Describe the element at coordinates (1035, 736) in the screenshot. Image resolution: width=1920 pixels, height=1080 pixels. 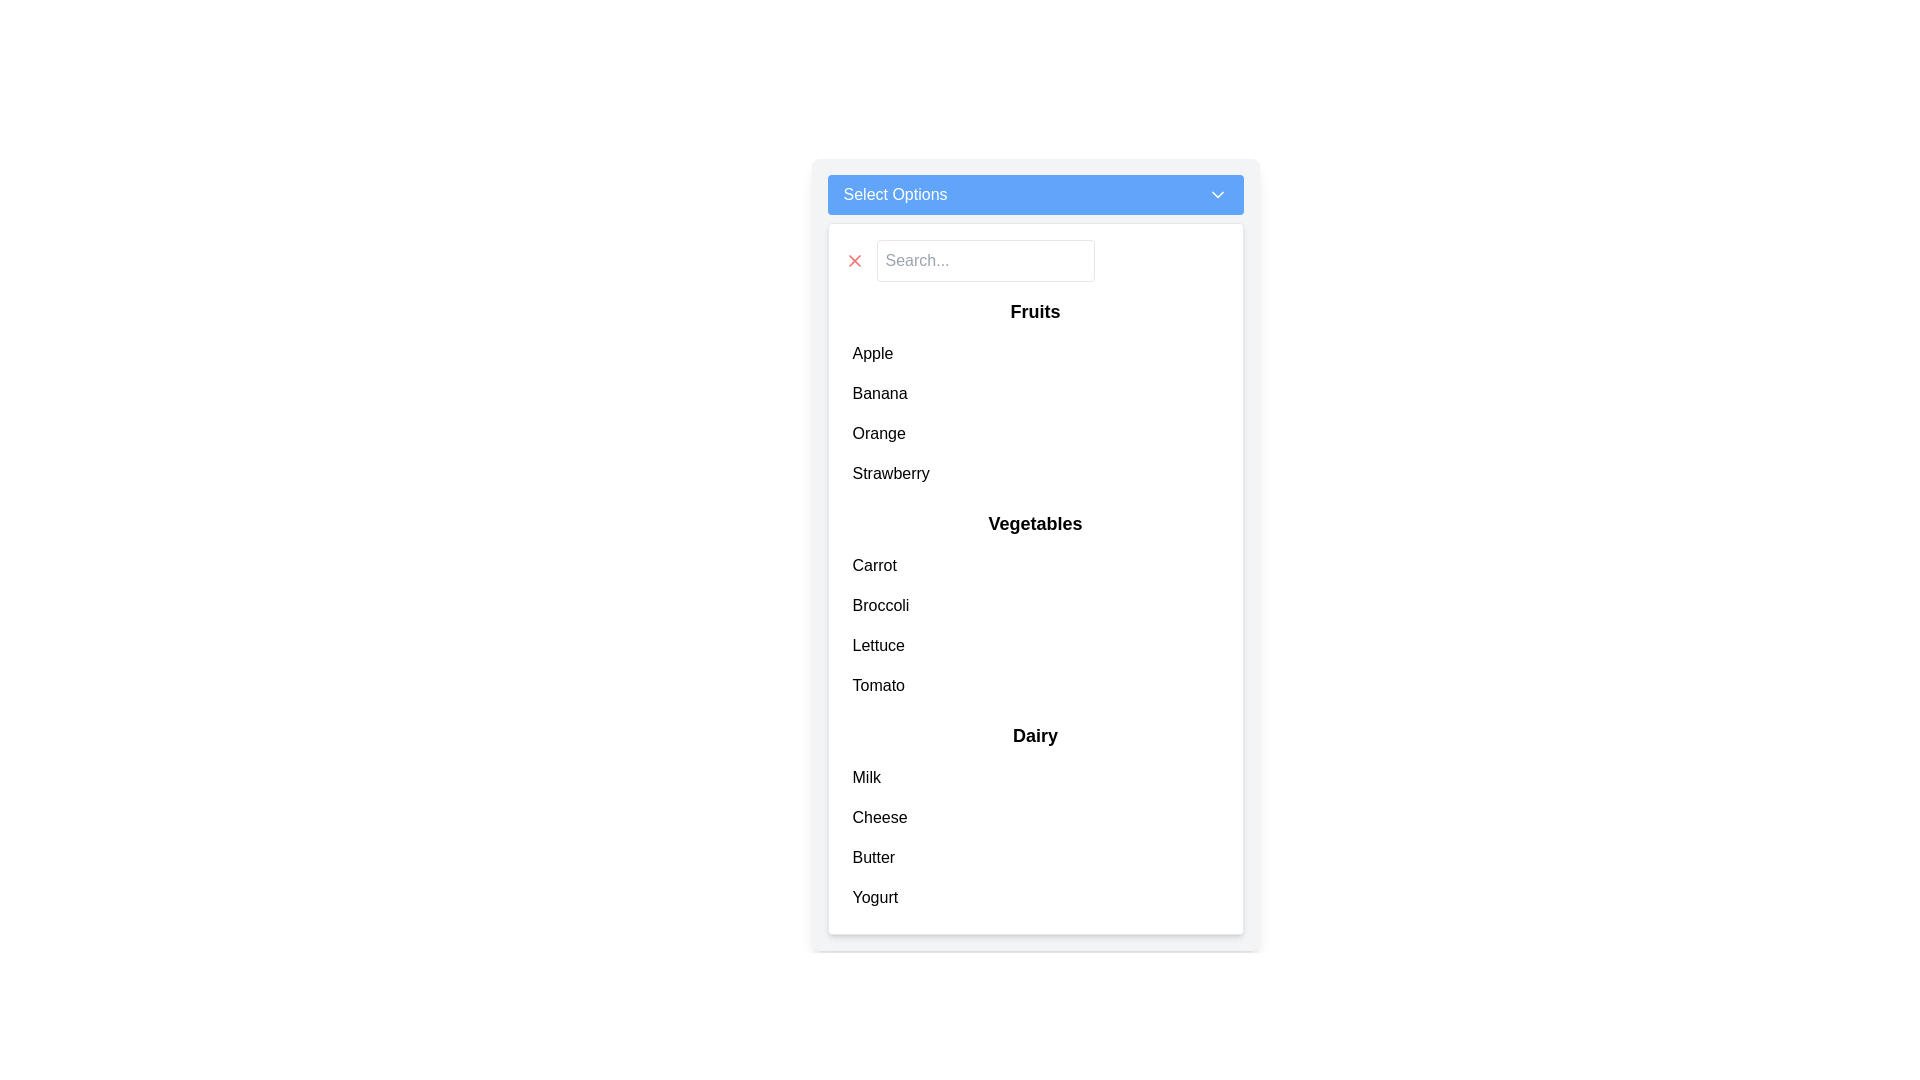
I see `the static text label that serves as a category header for dairy-related items, positioned at the center-top of the items 'Milk', 'Cheese', 'Butter', and 'Yogurt'` at that location.